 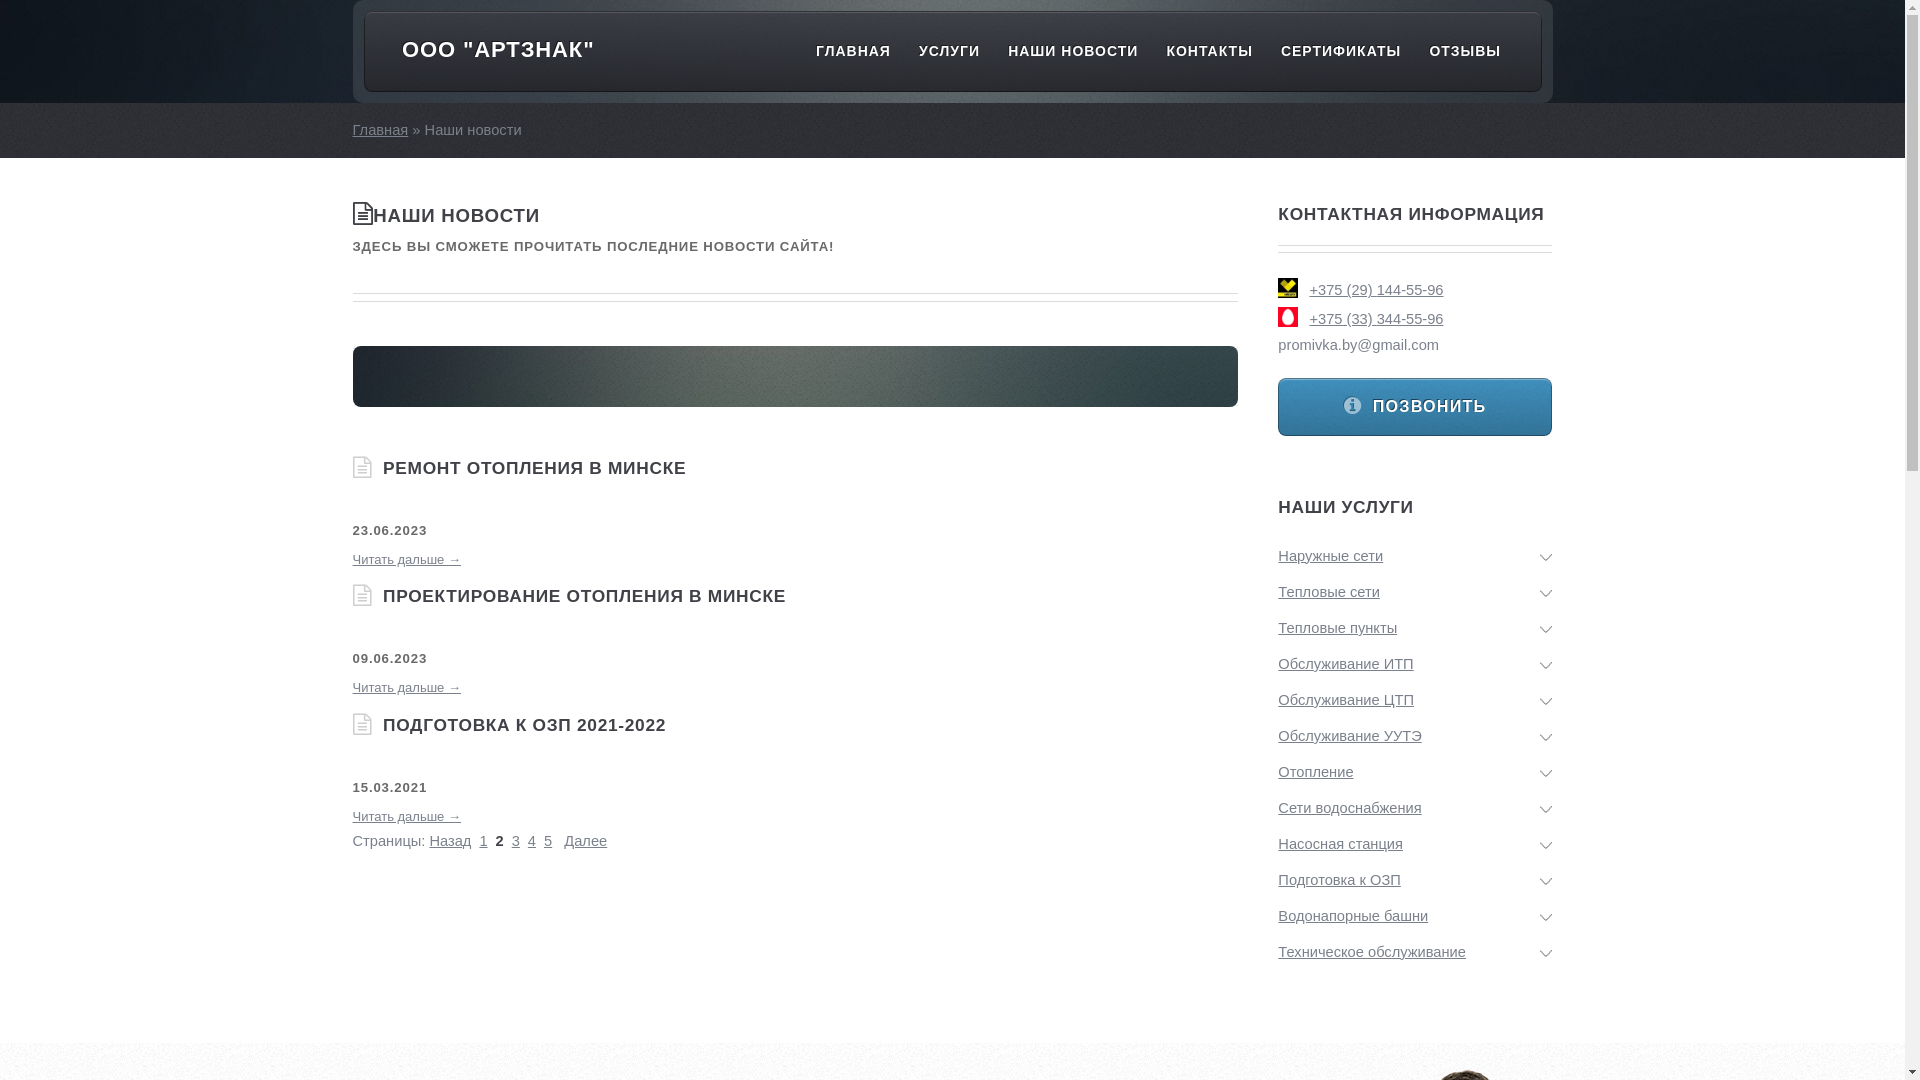 I want to click on '+375 (29) 144-55-96', so click(x=1309, y=289).